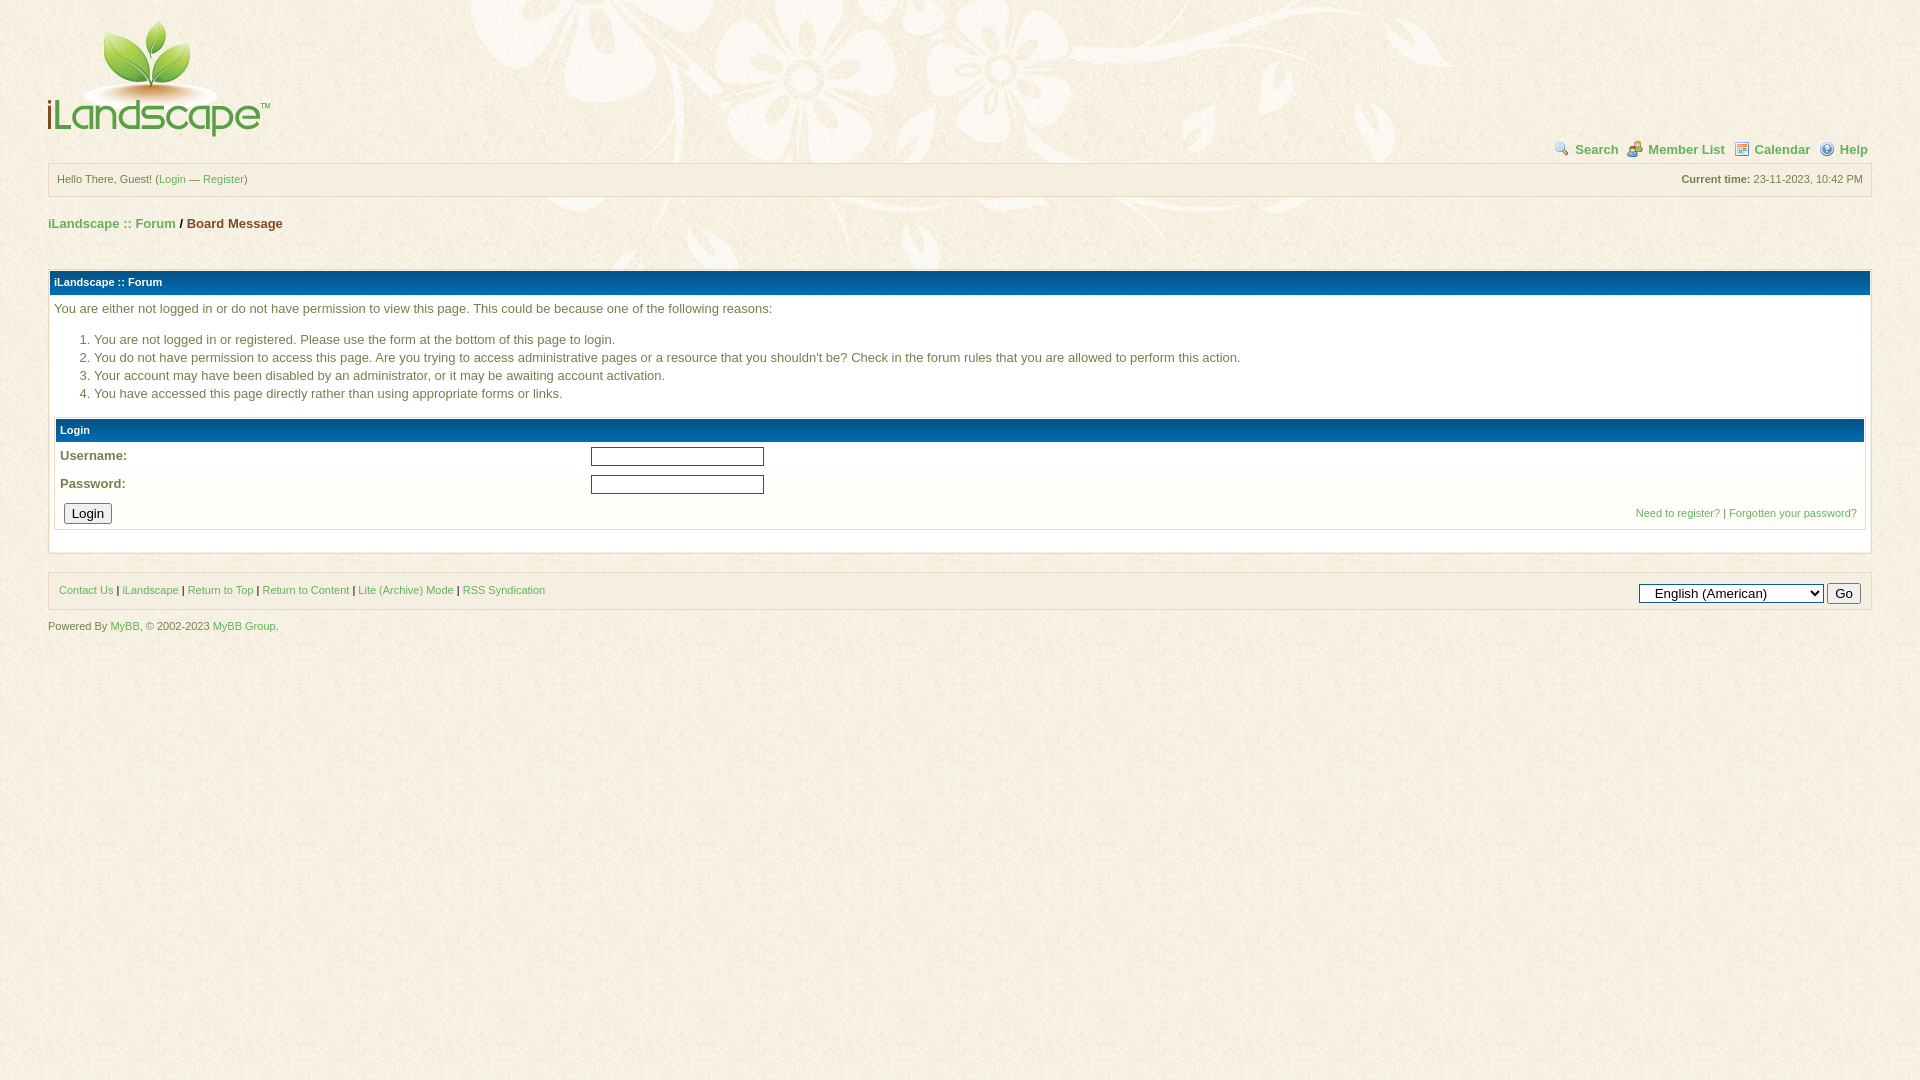 The height and width of the screenshot is (1080, 1920). Describe the element at coordinates (1842, 148) in the screenshot. I see `'Help'` at that location.